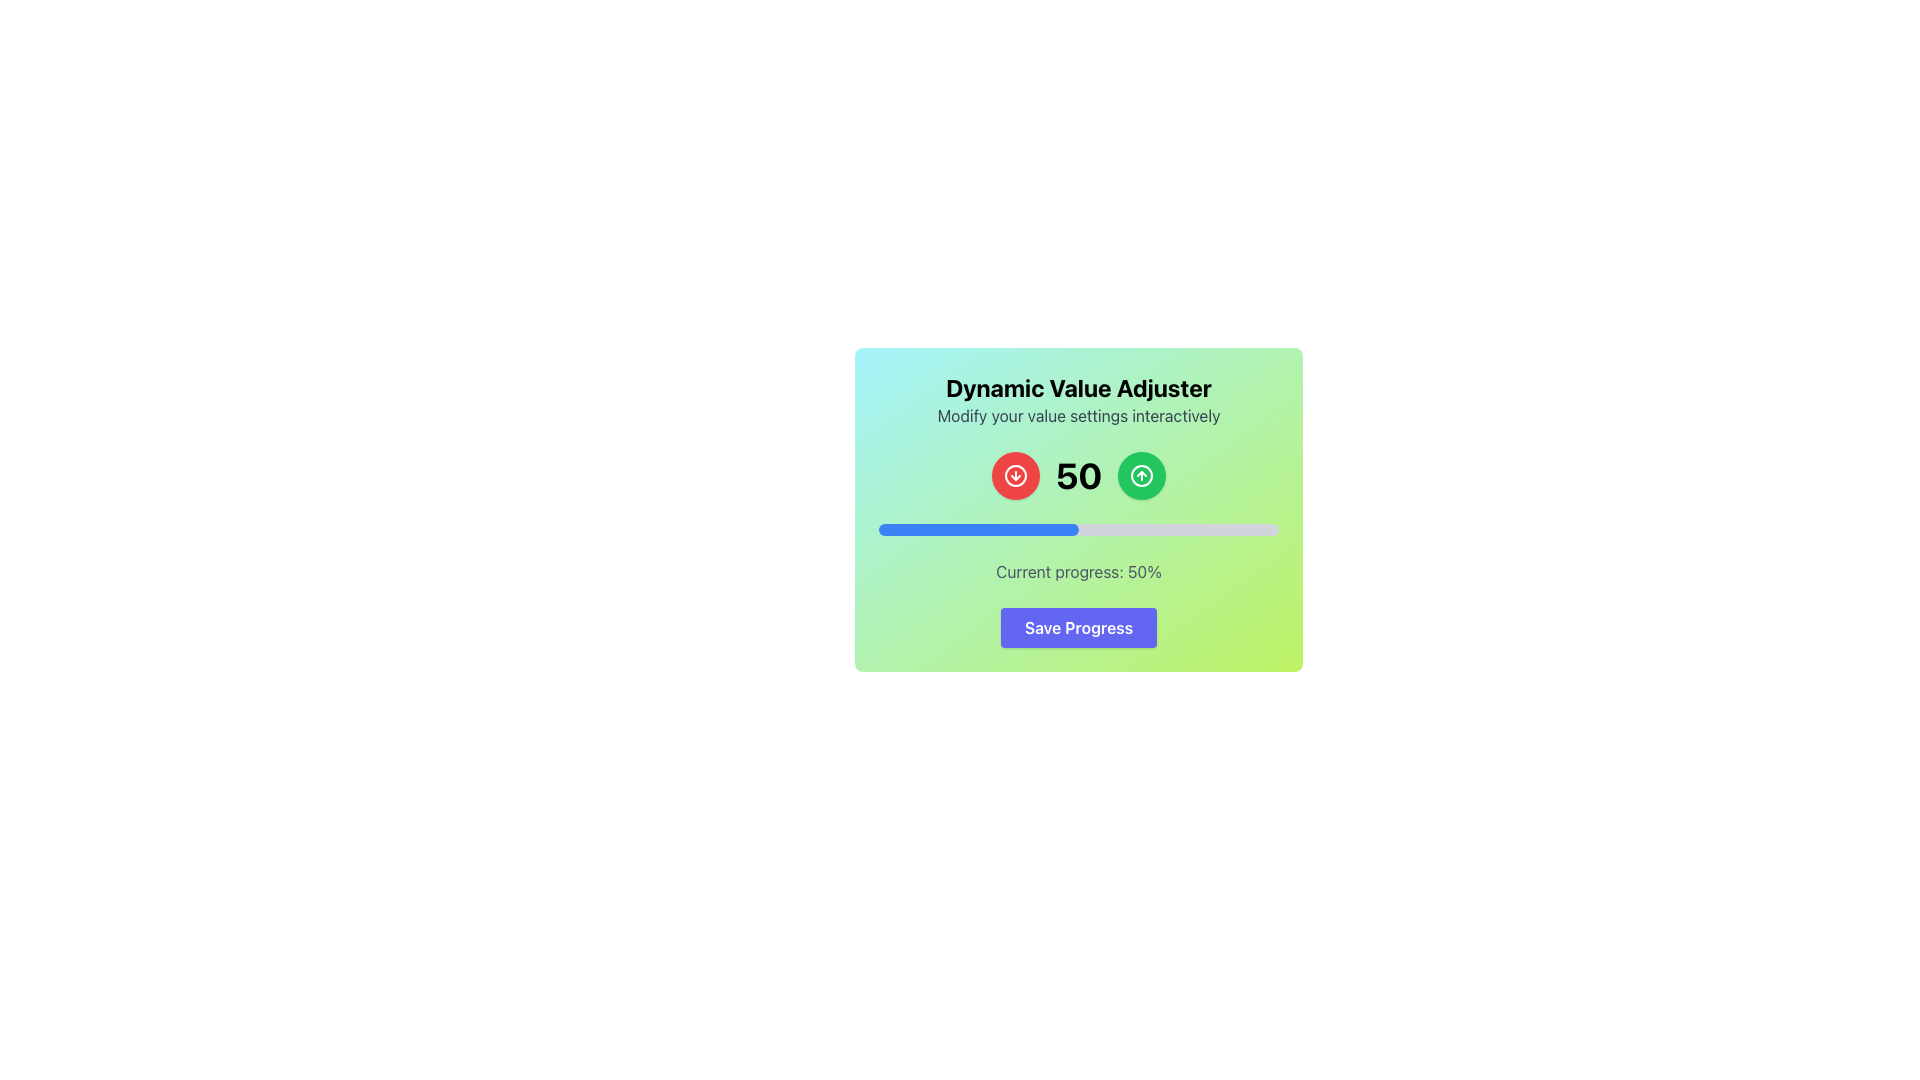 This screenshot has width=1920, height=1080. I want to click on the horizontal progress bar that is styled with a gray background and has a blue filled portion representing 50% progress, located just below the numerical indicator '50', so click(1078, 528).